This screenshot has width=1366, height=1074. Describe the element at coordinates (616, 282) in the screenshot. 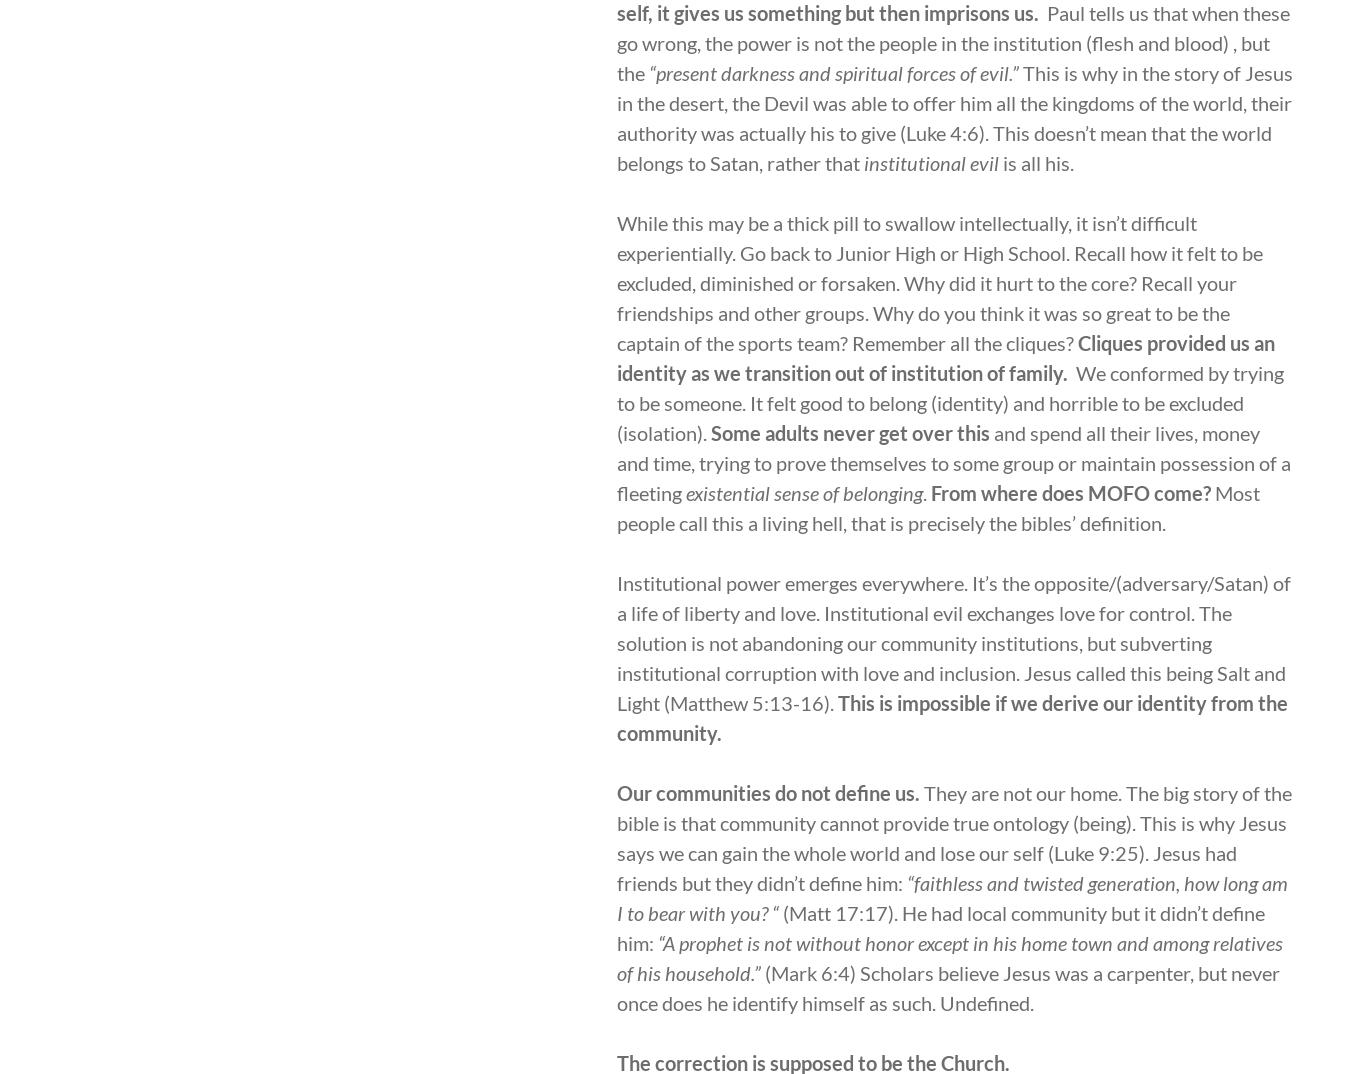

I see `'While this may be a thick pill to swallow intellectually, it isn’t difficult experientially. Go back to Junior High or High School. Recall how it felt to be excluded, diminished or forsaken. Why did it hurt to the core? Recall your friendships and other groups. Why do you think it was so great to be the captain of the sports team? Remember all the cliques?'` at that location.